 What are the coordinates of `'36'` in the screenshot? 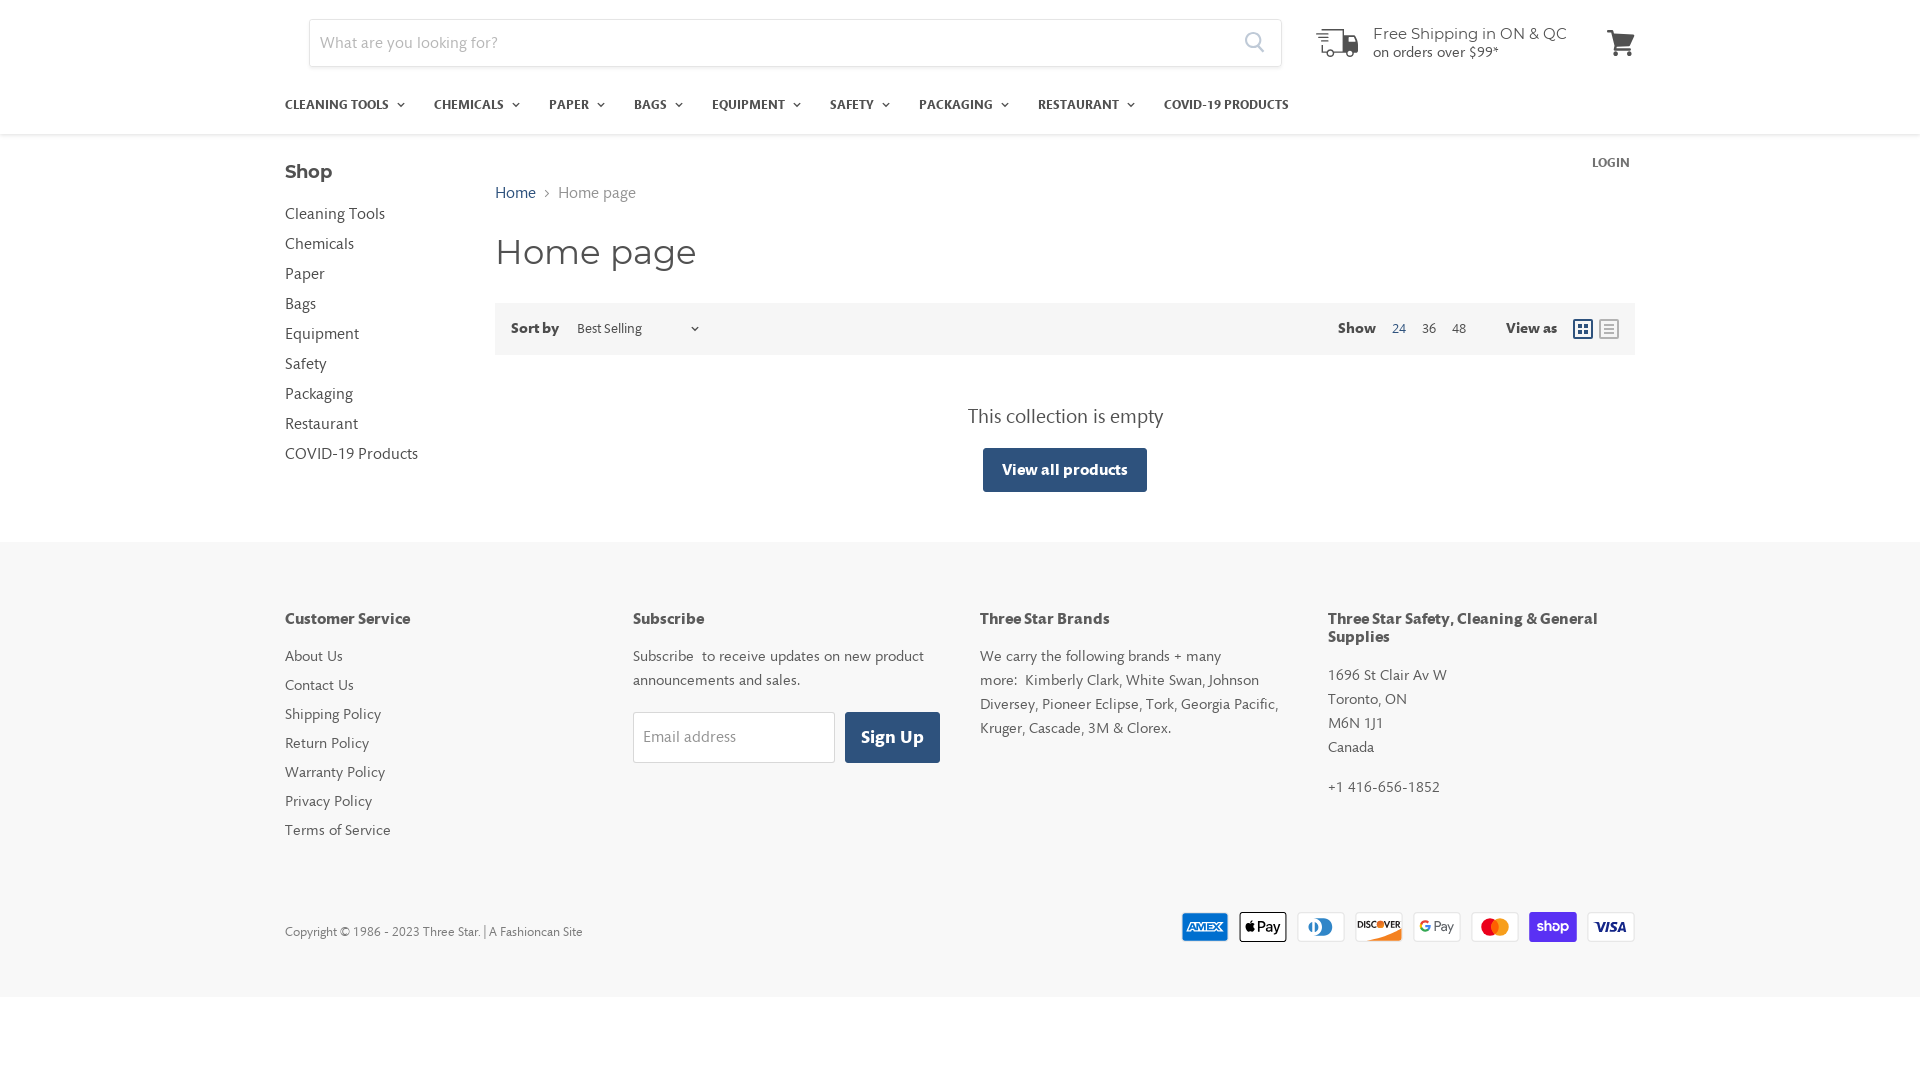 It's located at (1420, 327).